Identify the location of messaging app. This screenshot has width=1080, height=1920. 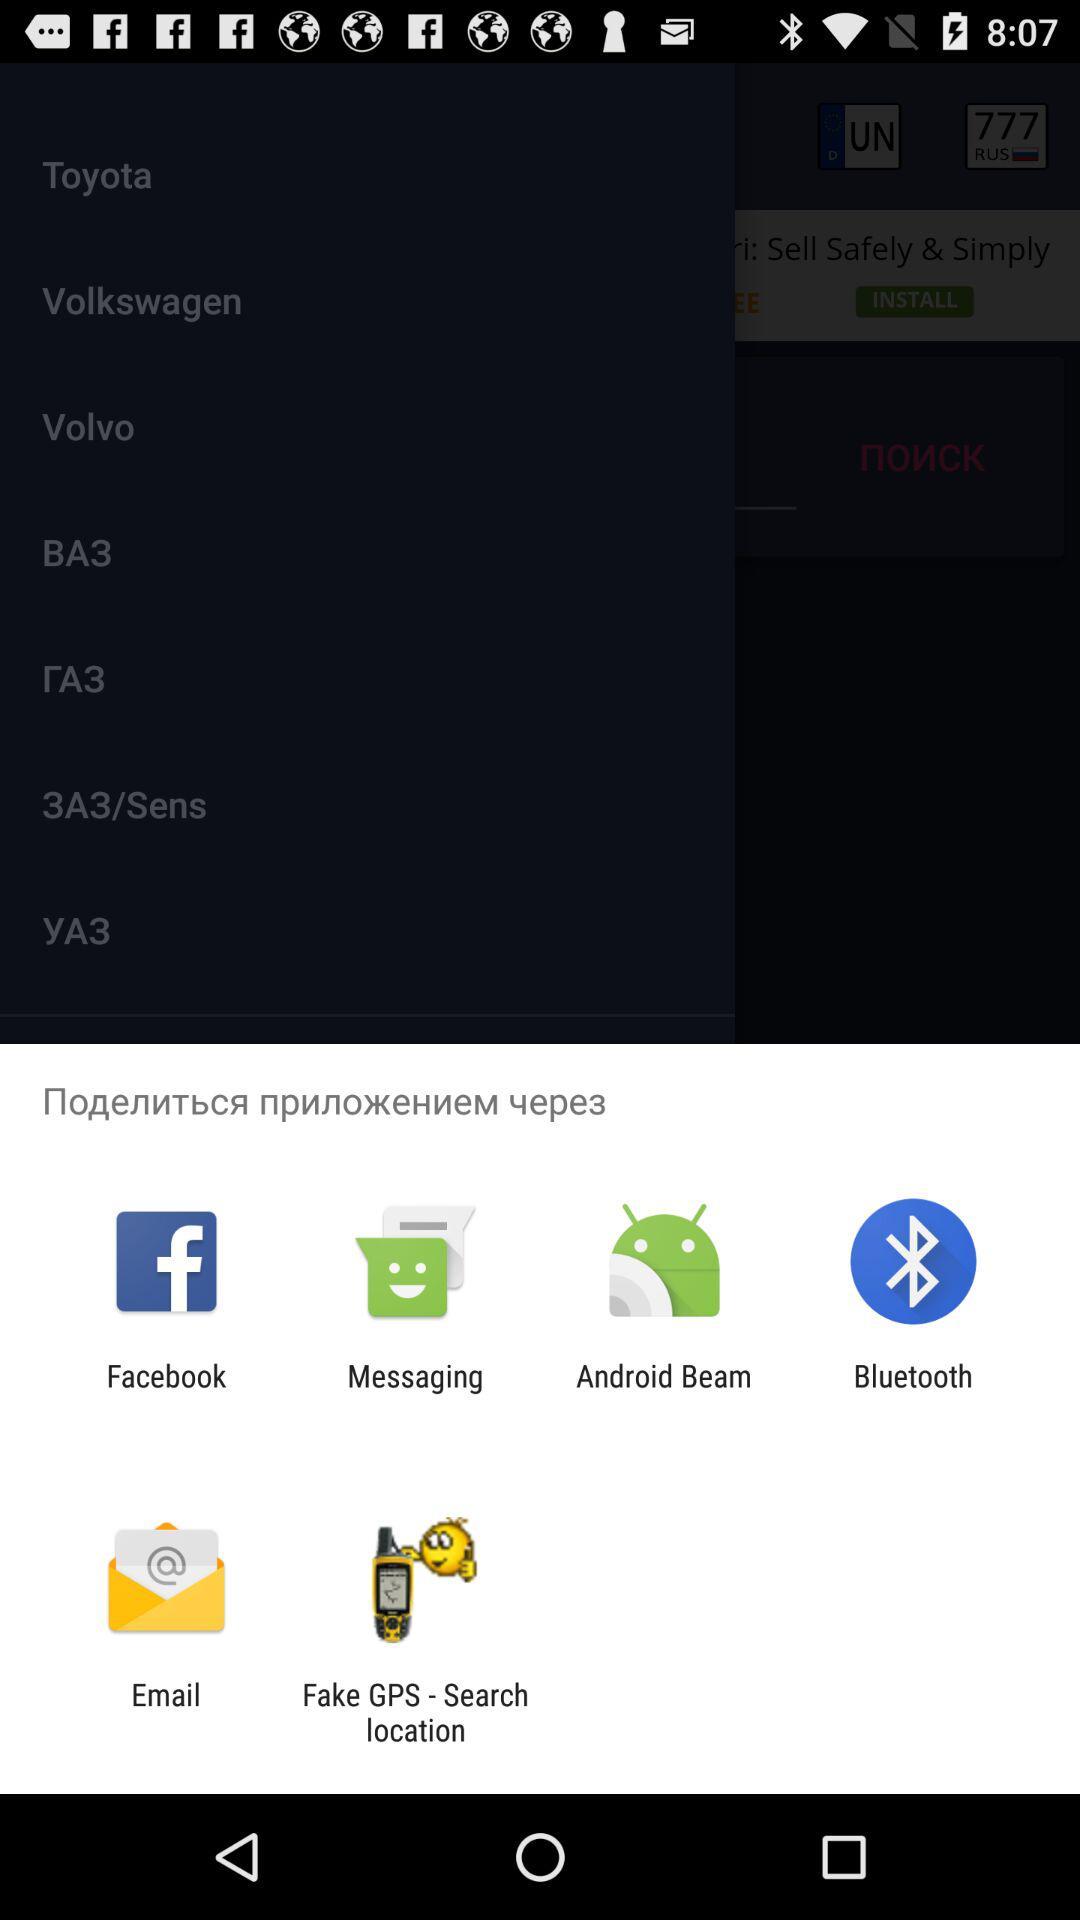
(414, 1392).